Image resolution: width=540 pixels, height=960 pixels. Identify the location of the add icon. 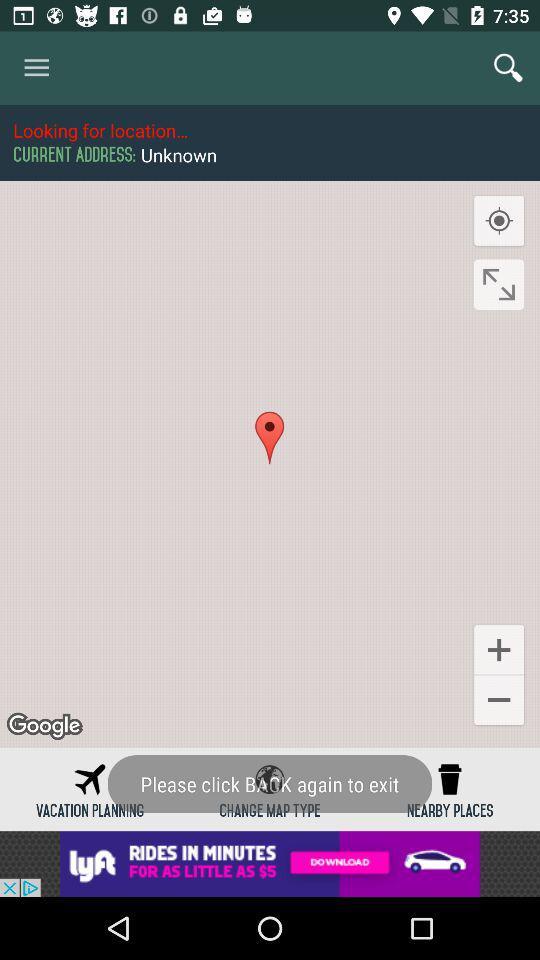
(498, 648).